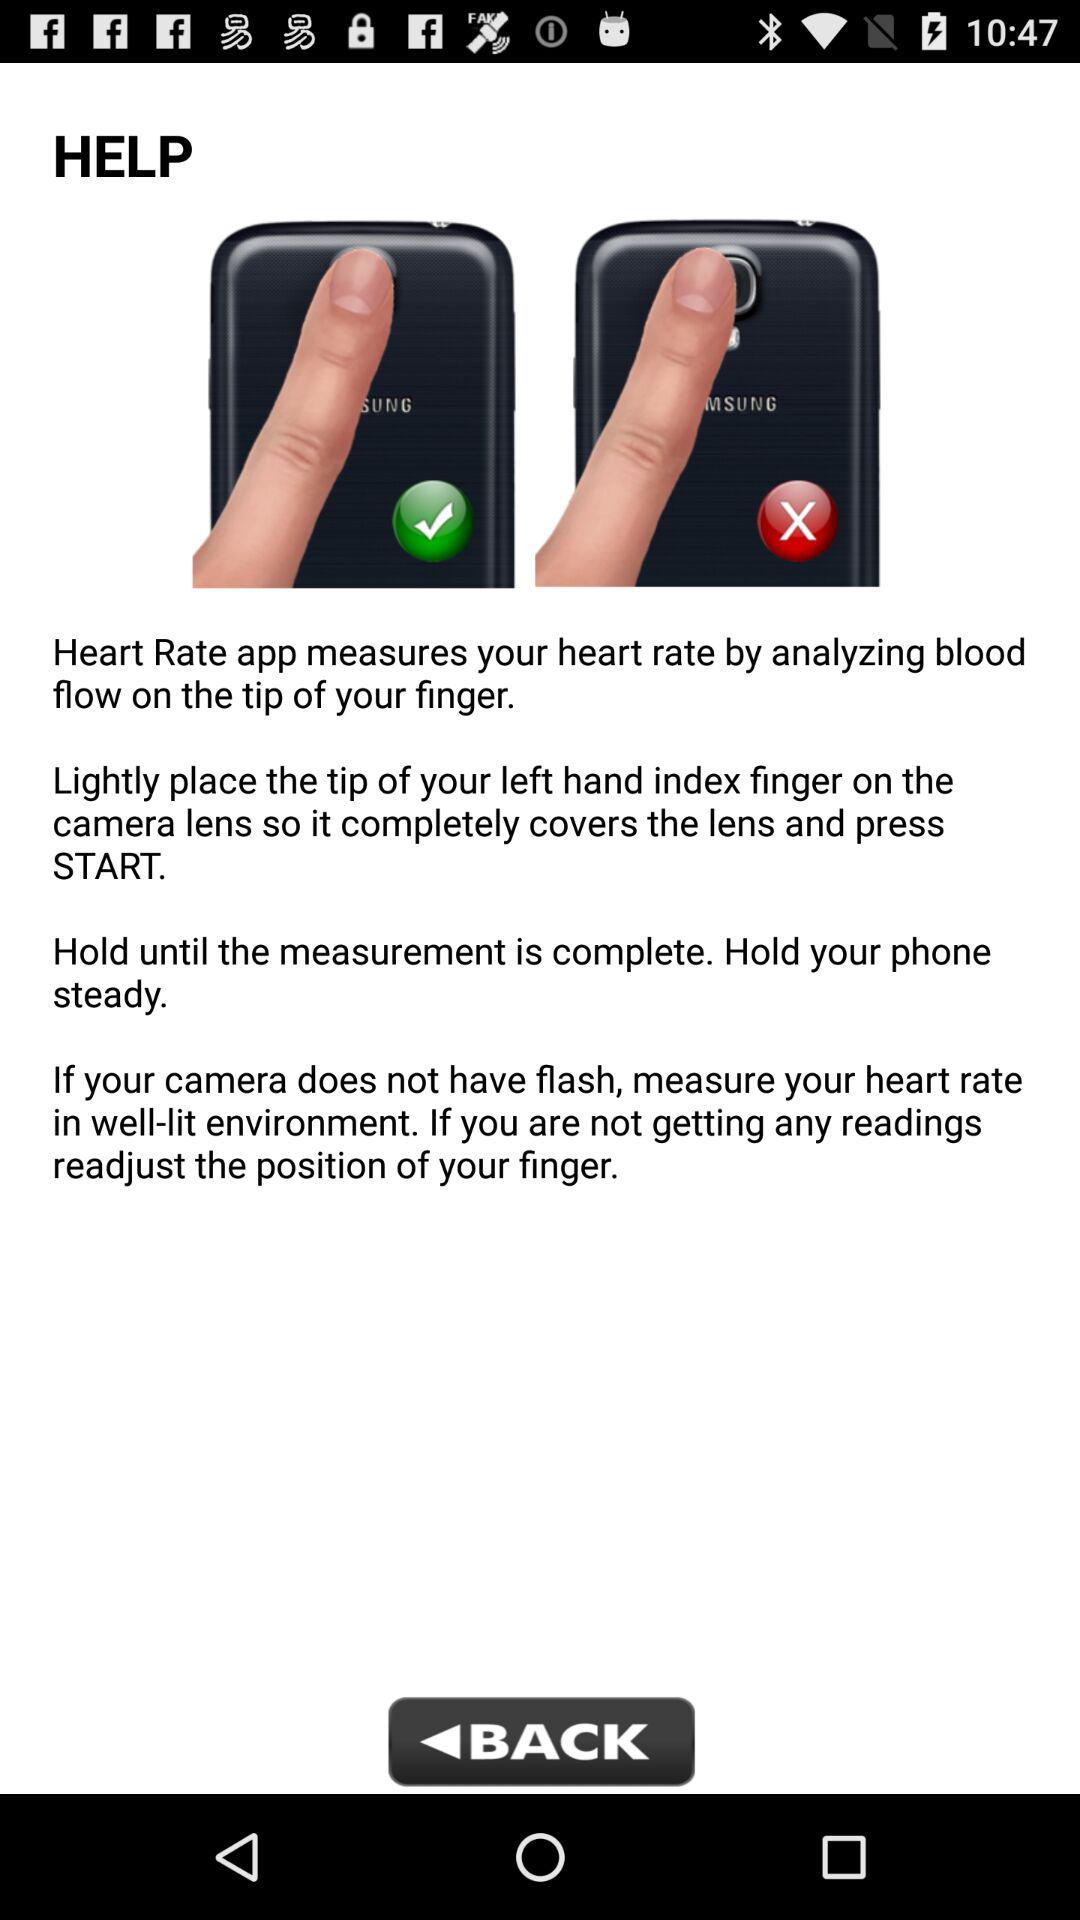  What do you see at coordinates (540, 1744) in the screenshot?
I see `the item at the bottom` at bounding box center [540, 1744].